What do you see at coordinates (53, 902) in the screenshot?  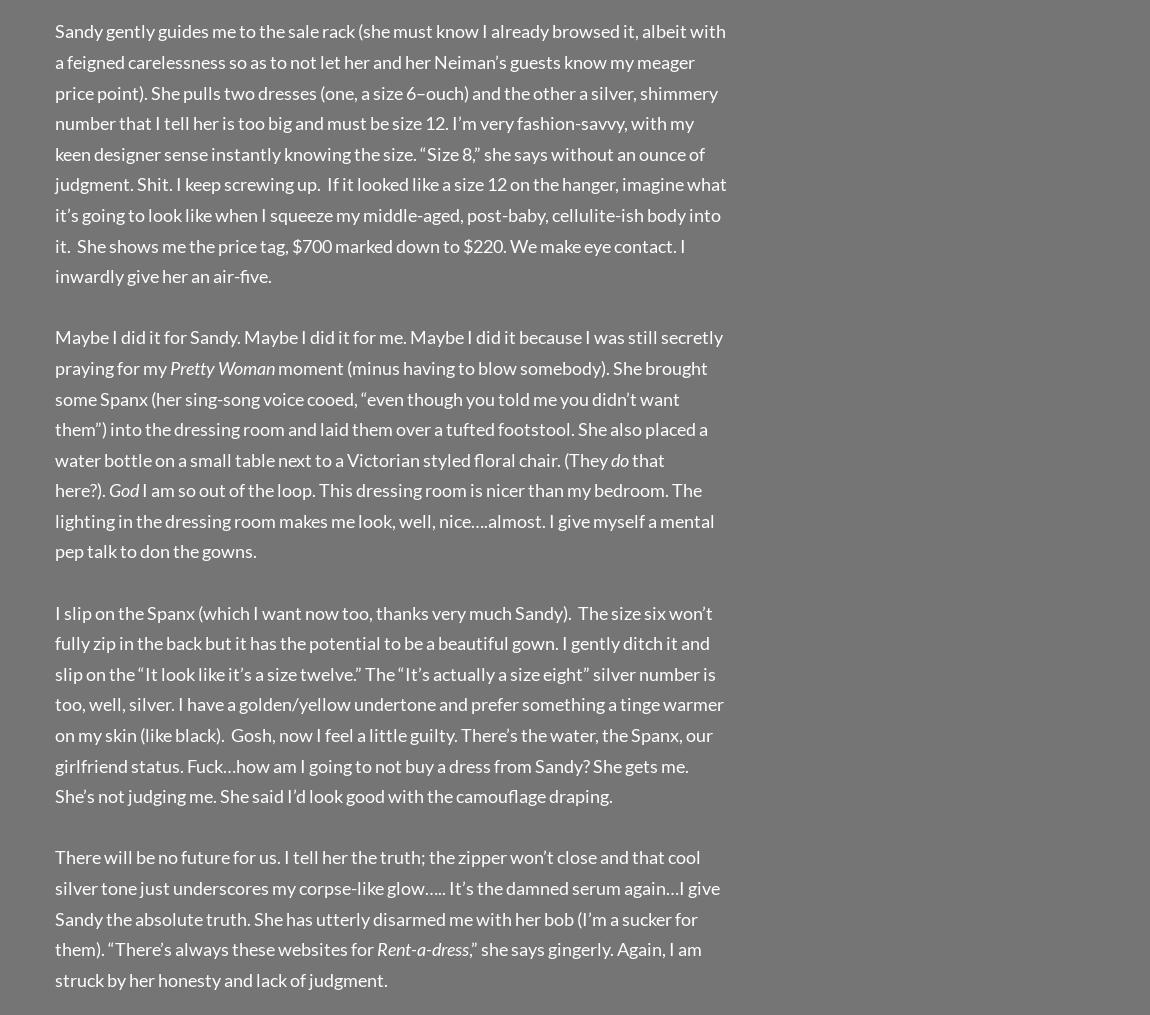 I see `'There will be no future for us. I tell her the truth; the zipper won’t close and that cool silver tone just underscores my corpse-like glow….. It’s the damned serum again…I give Sandy the absolute truth. She has utterly disarmed me with her bob (I’m a sucker for them). “There’s always these websites for'` at bounding box center [53, 902].